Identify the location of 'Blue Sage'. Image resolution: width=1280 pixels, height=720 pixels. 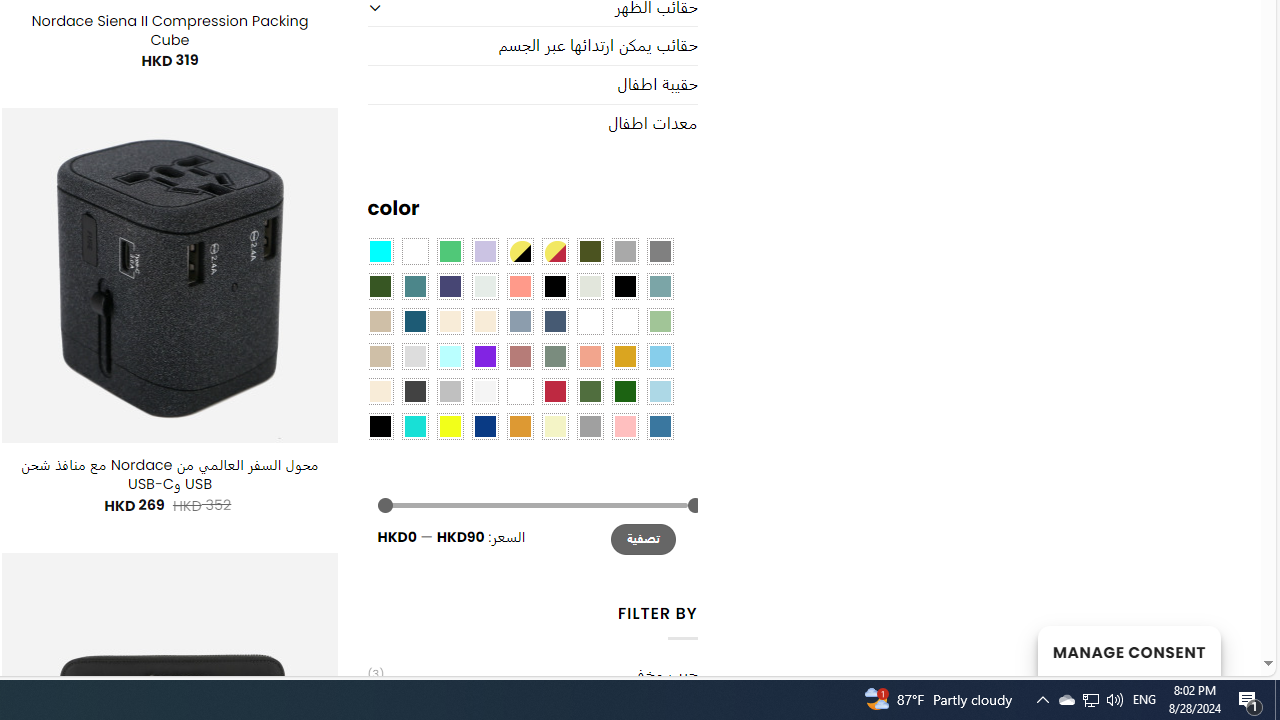
(659, 285).